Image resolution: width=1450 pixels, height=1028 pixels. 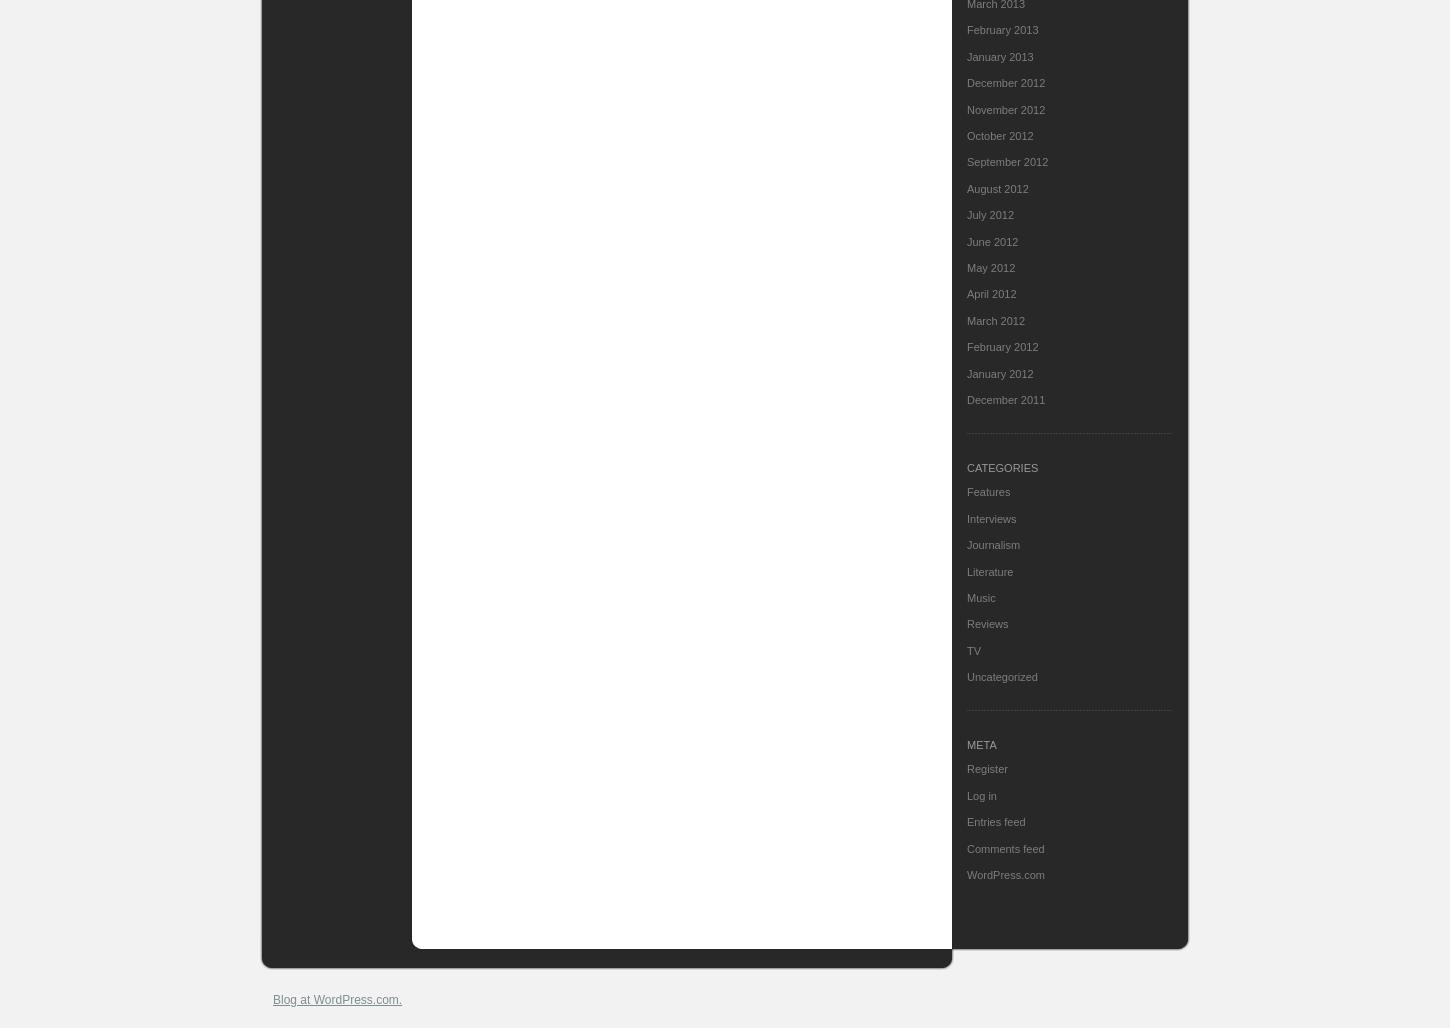 I want to click on 'July 2012', so click(x=990, y=213).